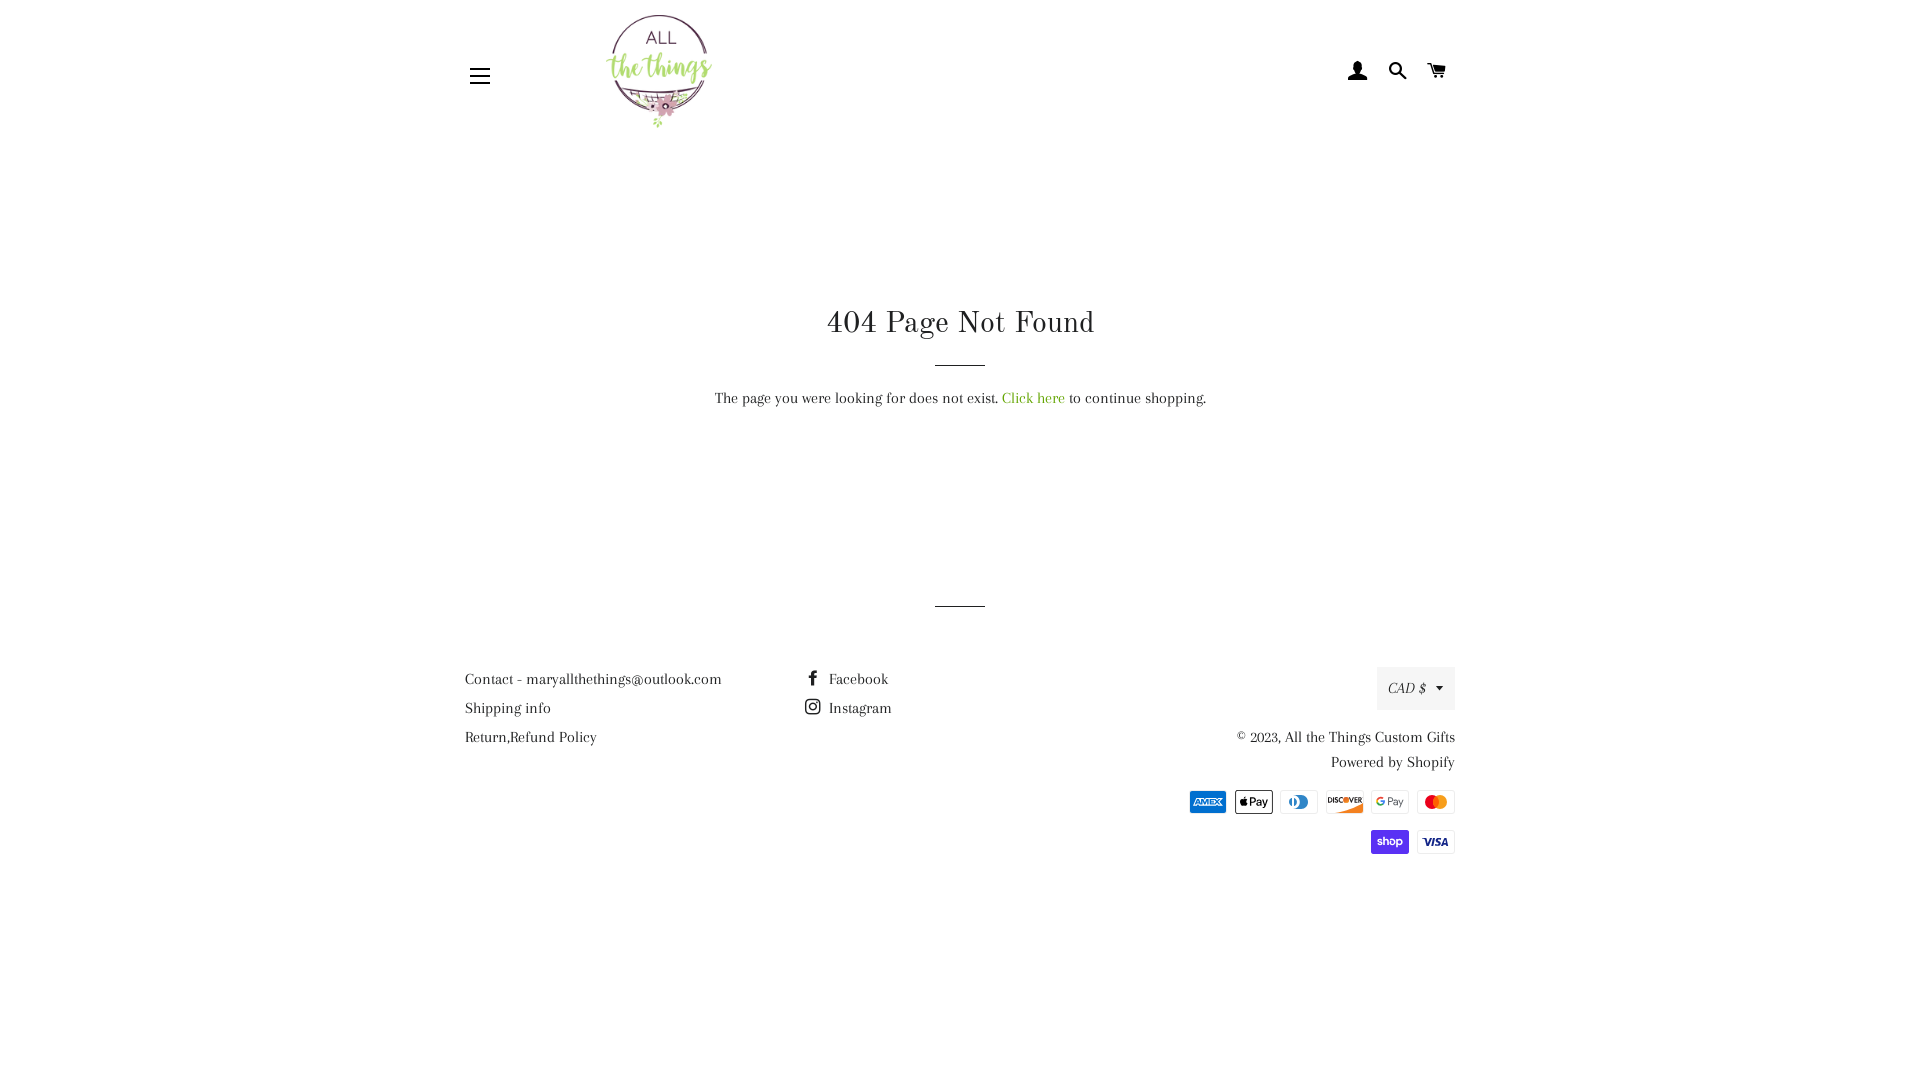 The image size is (1920, 1080). I want to click on 'Facebook', so click(846, 677).